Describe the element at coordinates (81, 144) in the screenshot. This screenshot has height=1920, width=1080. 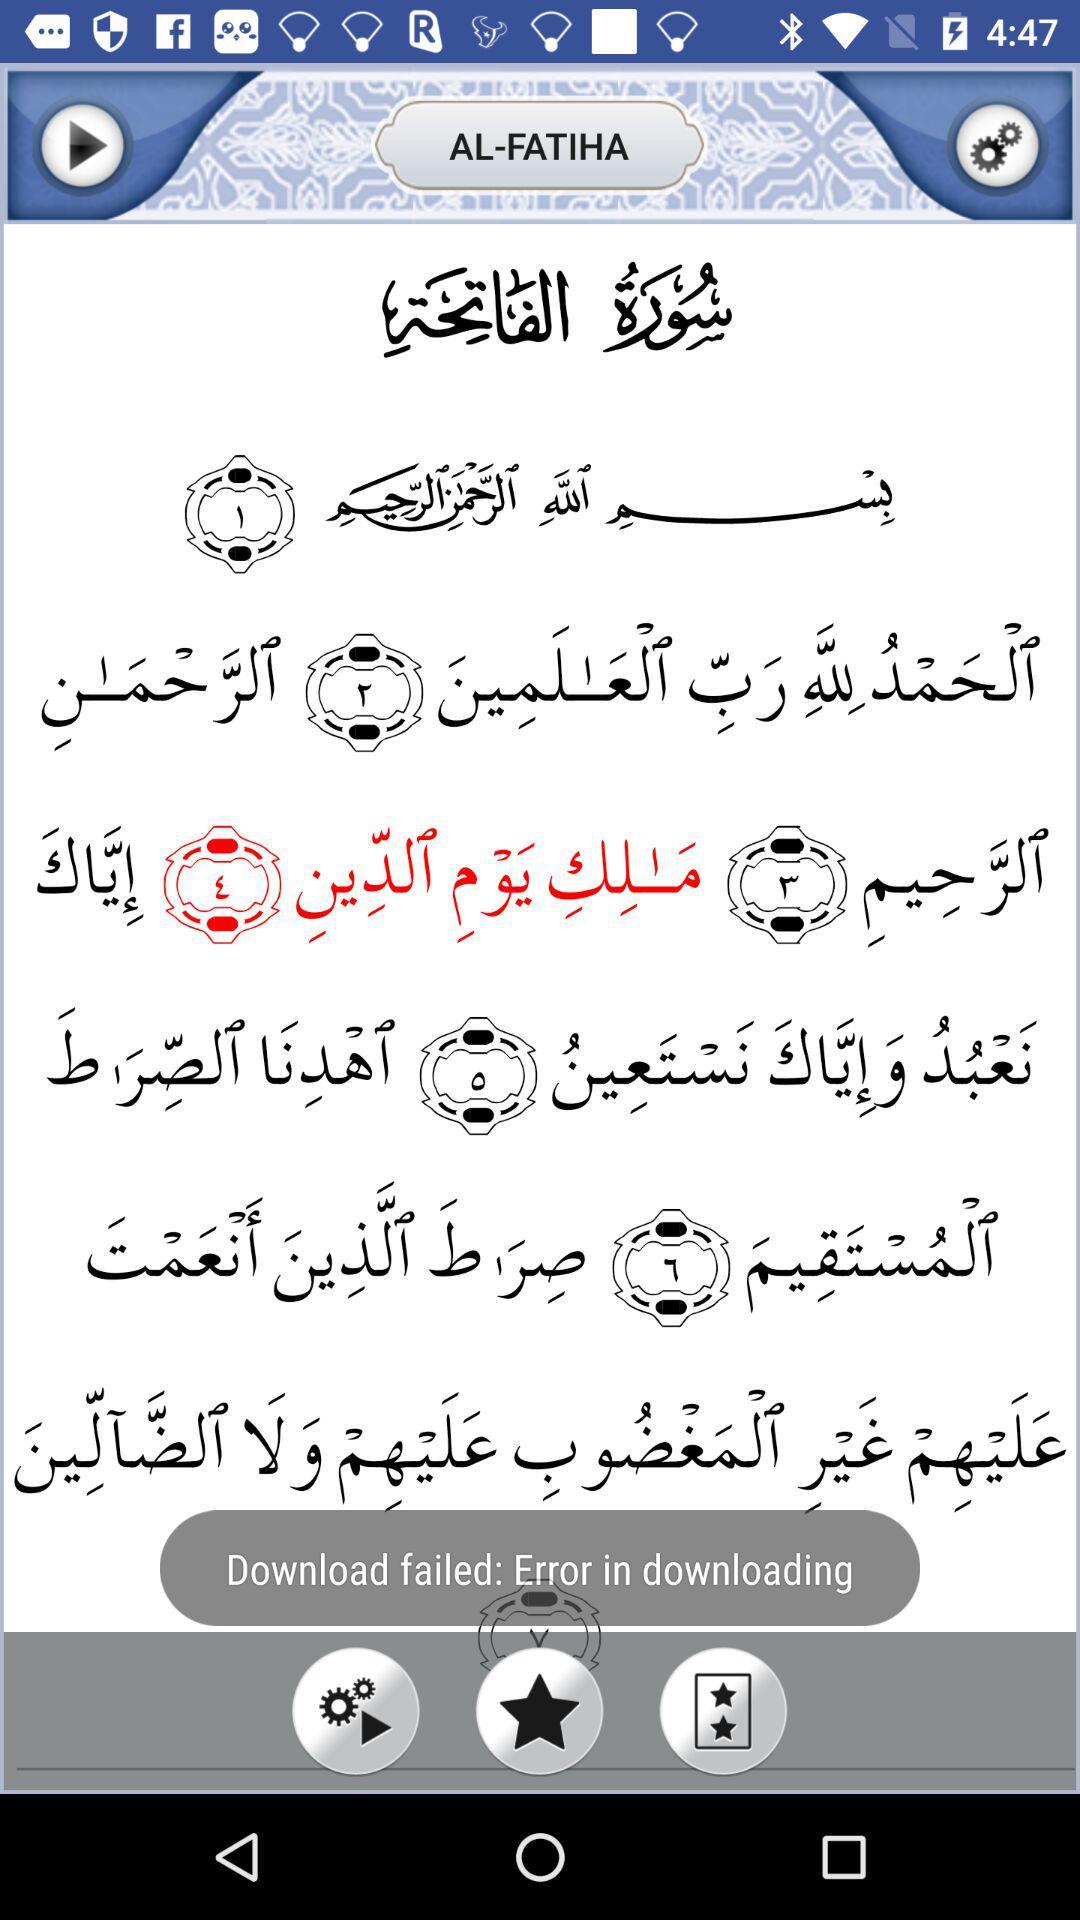
I see `the play icon` at that location.